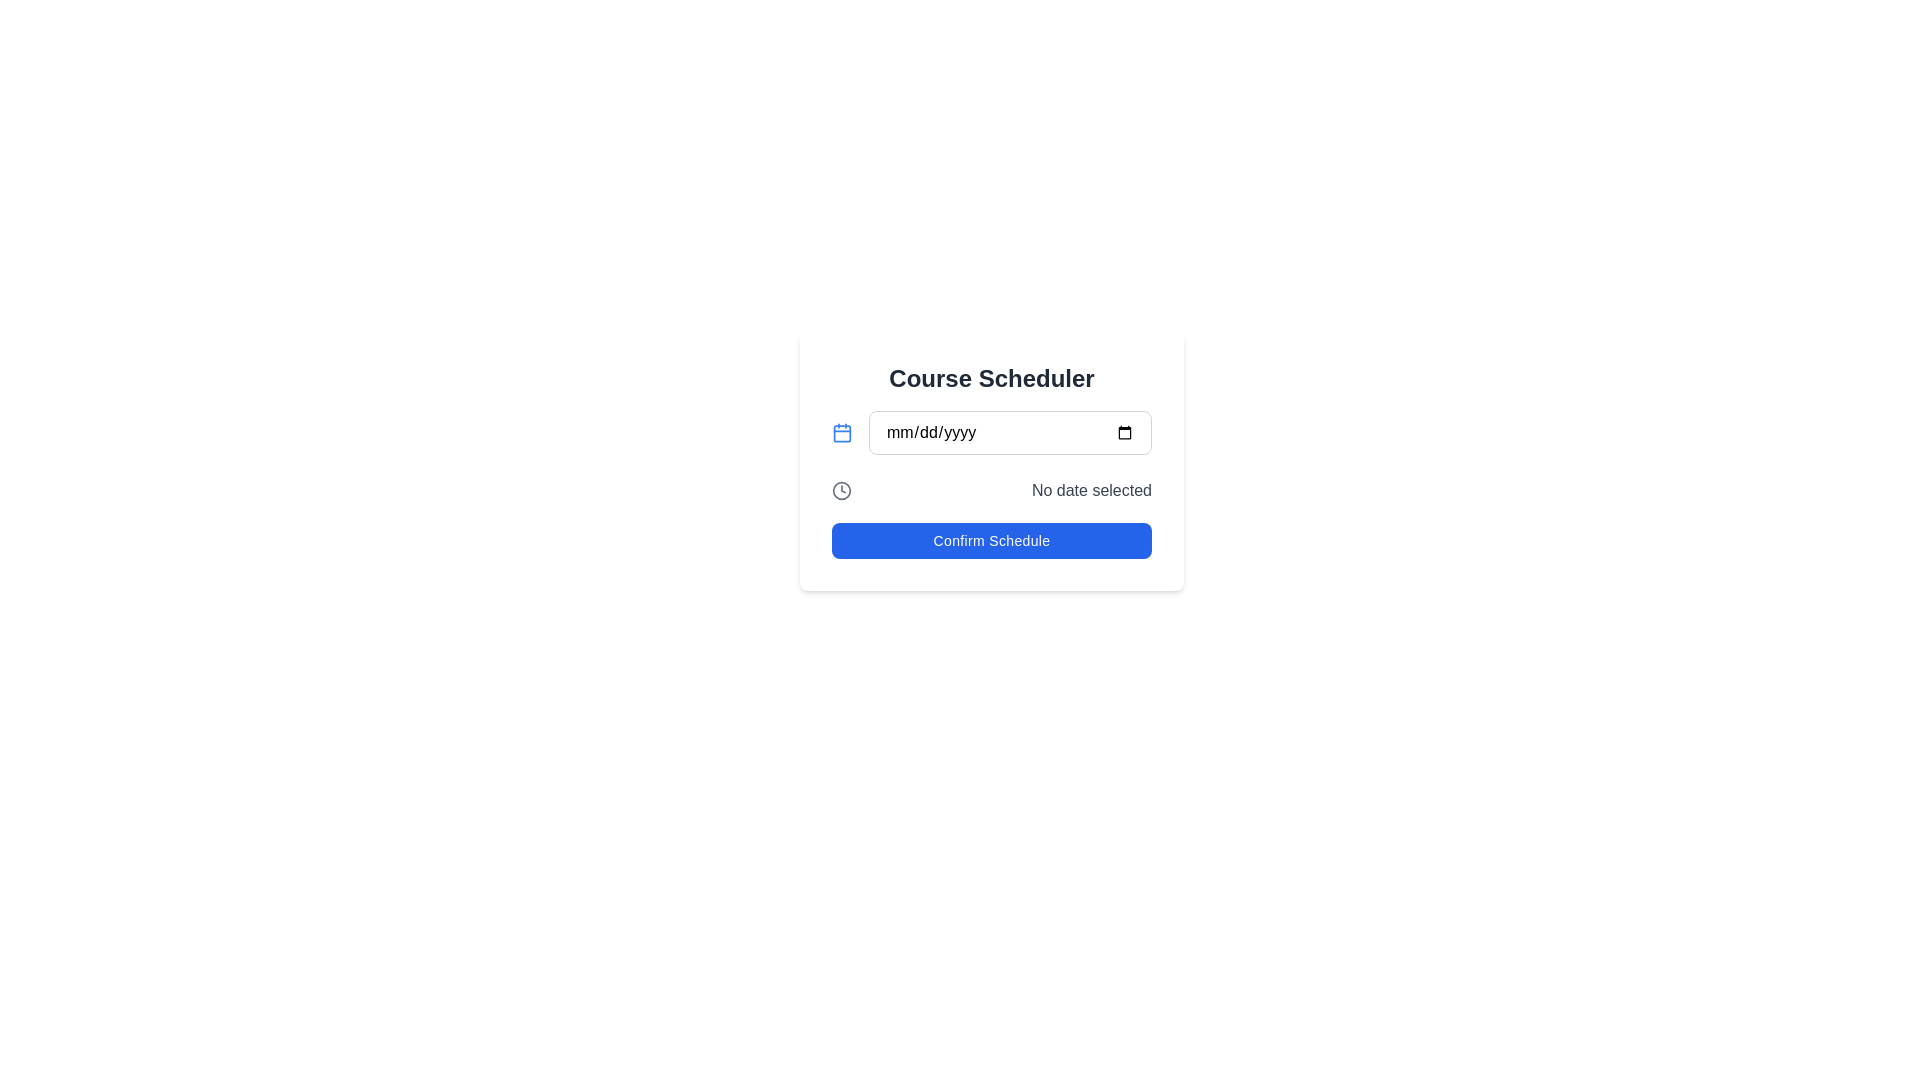 Image resolution: width=1920 pixels, height=1080 pixels. I want to click on the static text label indicating 'No date selected', which is styled in gray and located to the right of the clock icon in the scheduling section, so click(1090, 490).